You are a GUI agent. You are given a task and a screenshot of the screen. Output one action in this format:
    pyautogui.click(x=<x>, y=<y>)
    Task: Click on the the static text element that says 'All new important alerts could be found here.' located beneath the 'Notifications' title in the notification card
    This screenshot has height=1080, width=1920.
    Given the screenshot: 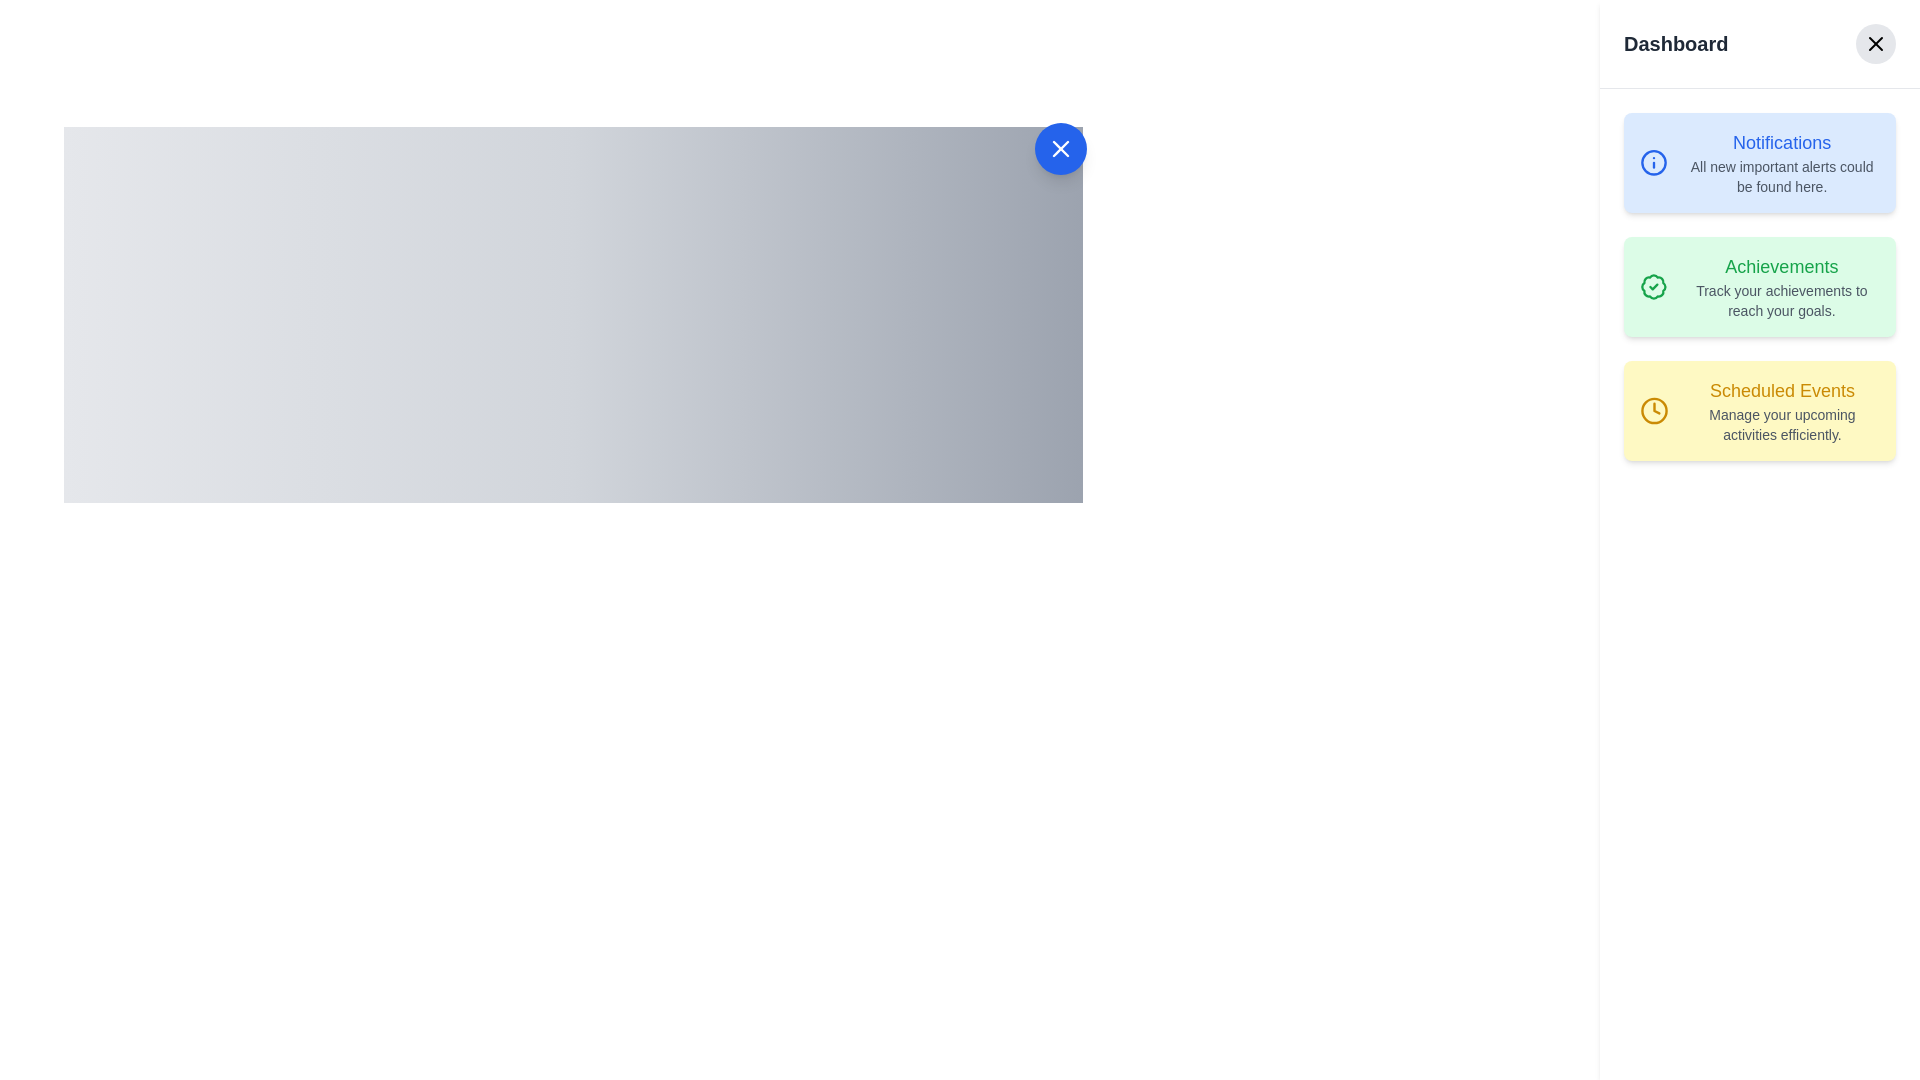 What is the action you would take?
    pyautogui.click(x=1782, y=176)
    